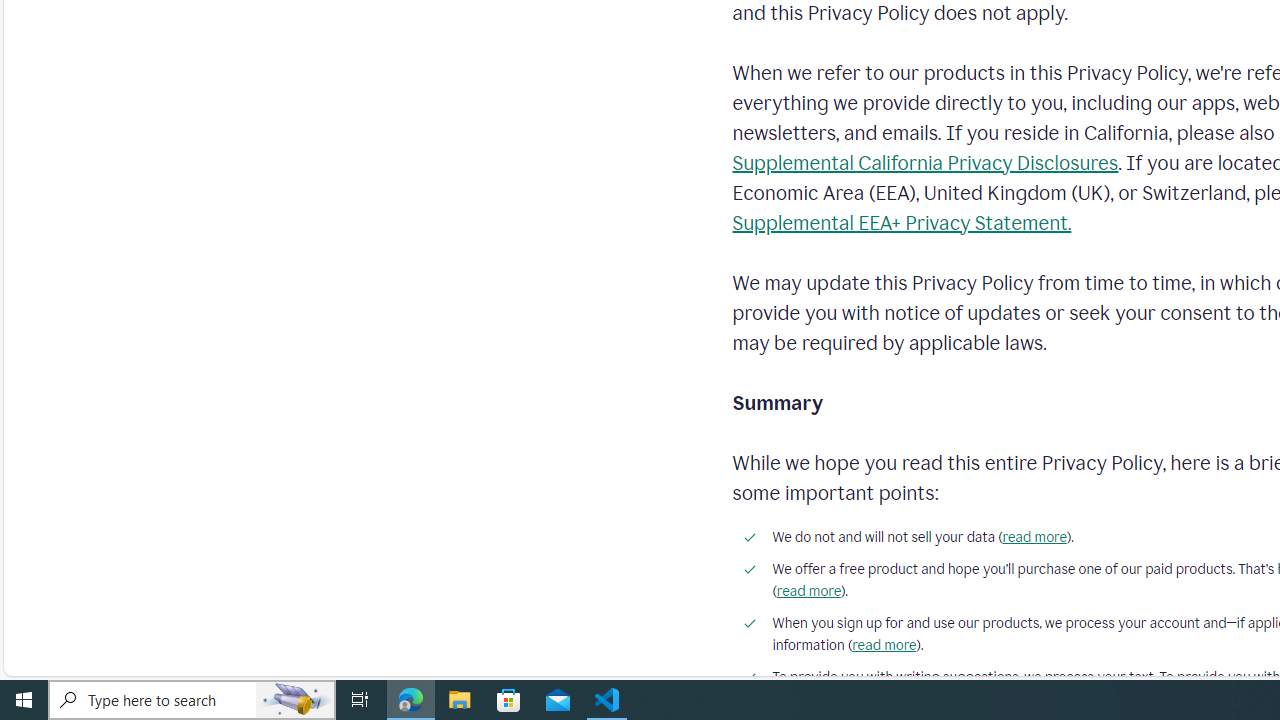 This screenshot has width=1280, height=720. Describe the element at coordinates (901, 222) in the screenshot. I see `'Supplemental EEA+ Privacy Statement.'` at that location.